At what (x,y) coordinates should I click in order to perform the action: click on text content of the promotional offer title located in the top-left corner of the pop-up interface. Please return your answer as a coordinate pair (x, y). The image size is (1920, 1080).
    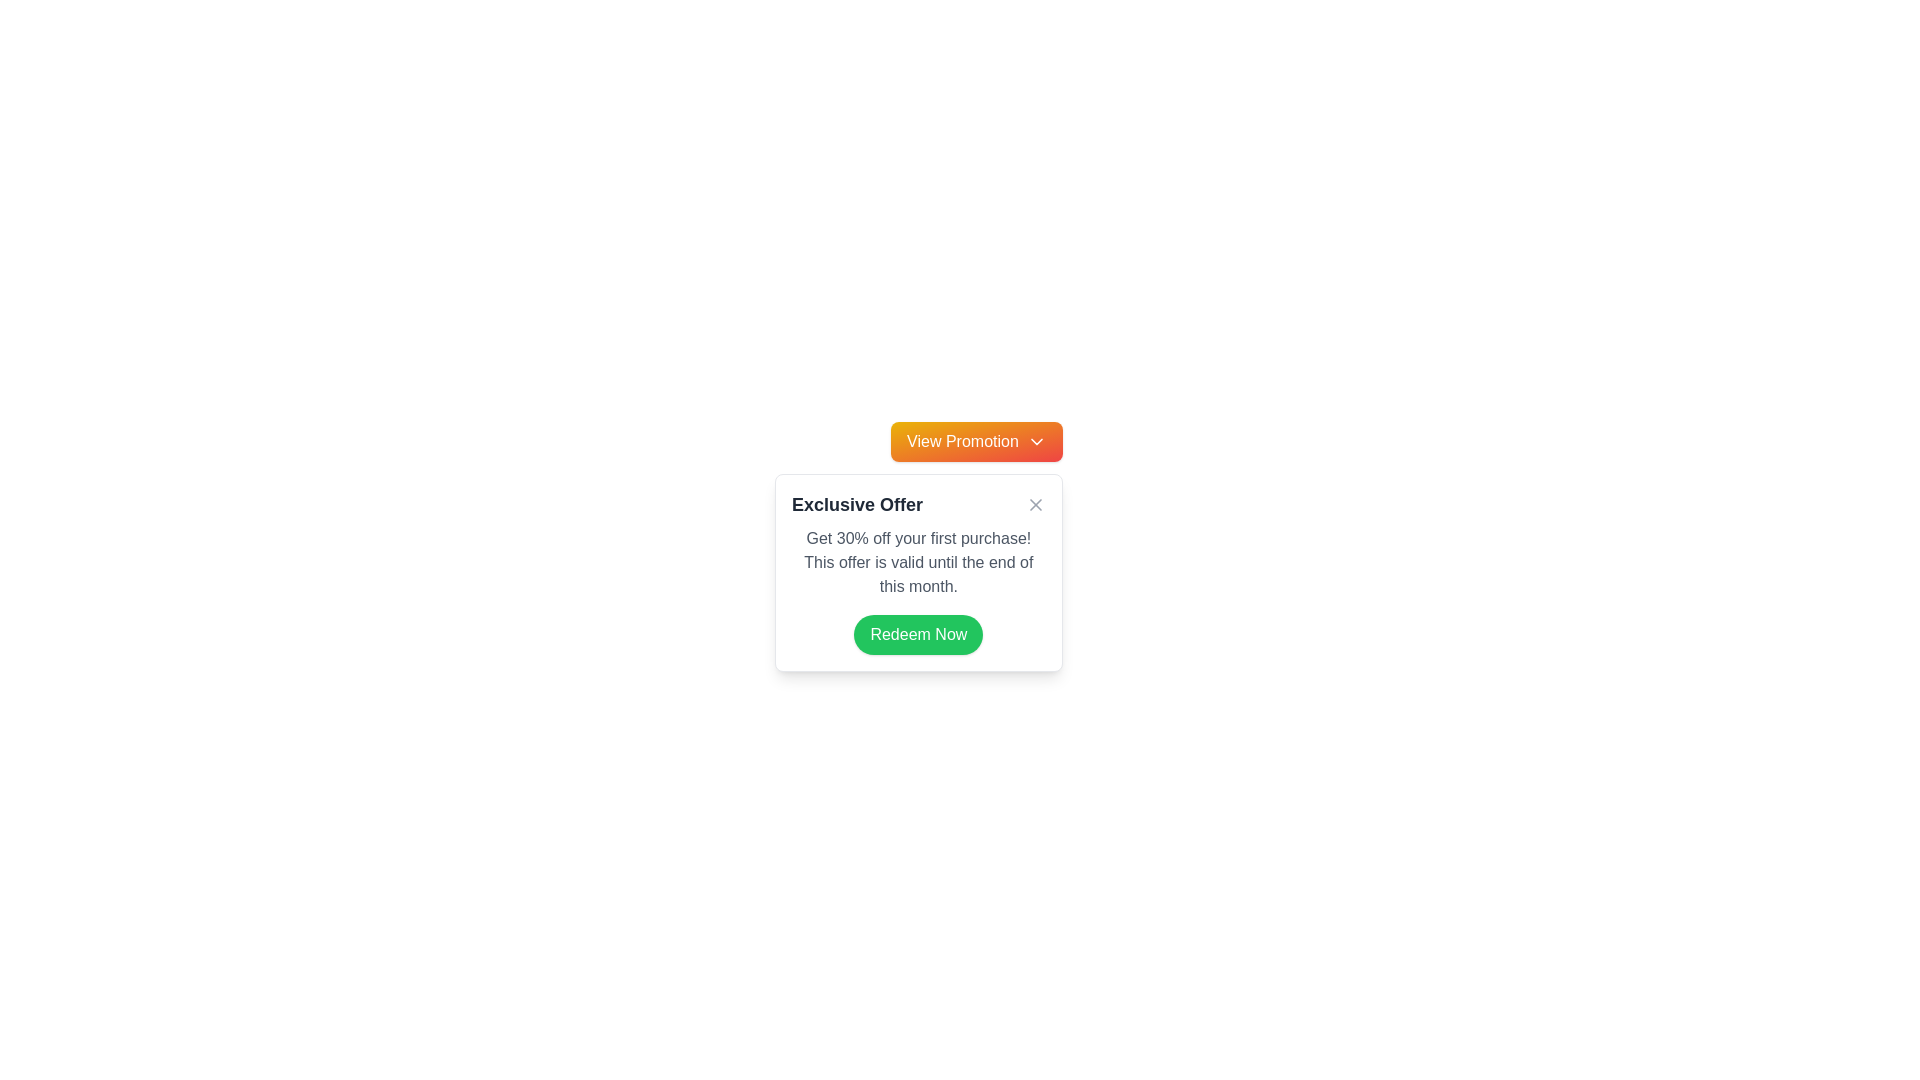
    Looking at the image, I should click on (857, 504).